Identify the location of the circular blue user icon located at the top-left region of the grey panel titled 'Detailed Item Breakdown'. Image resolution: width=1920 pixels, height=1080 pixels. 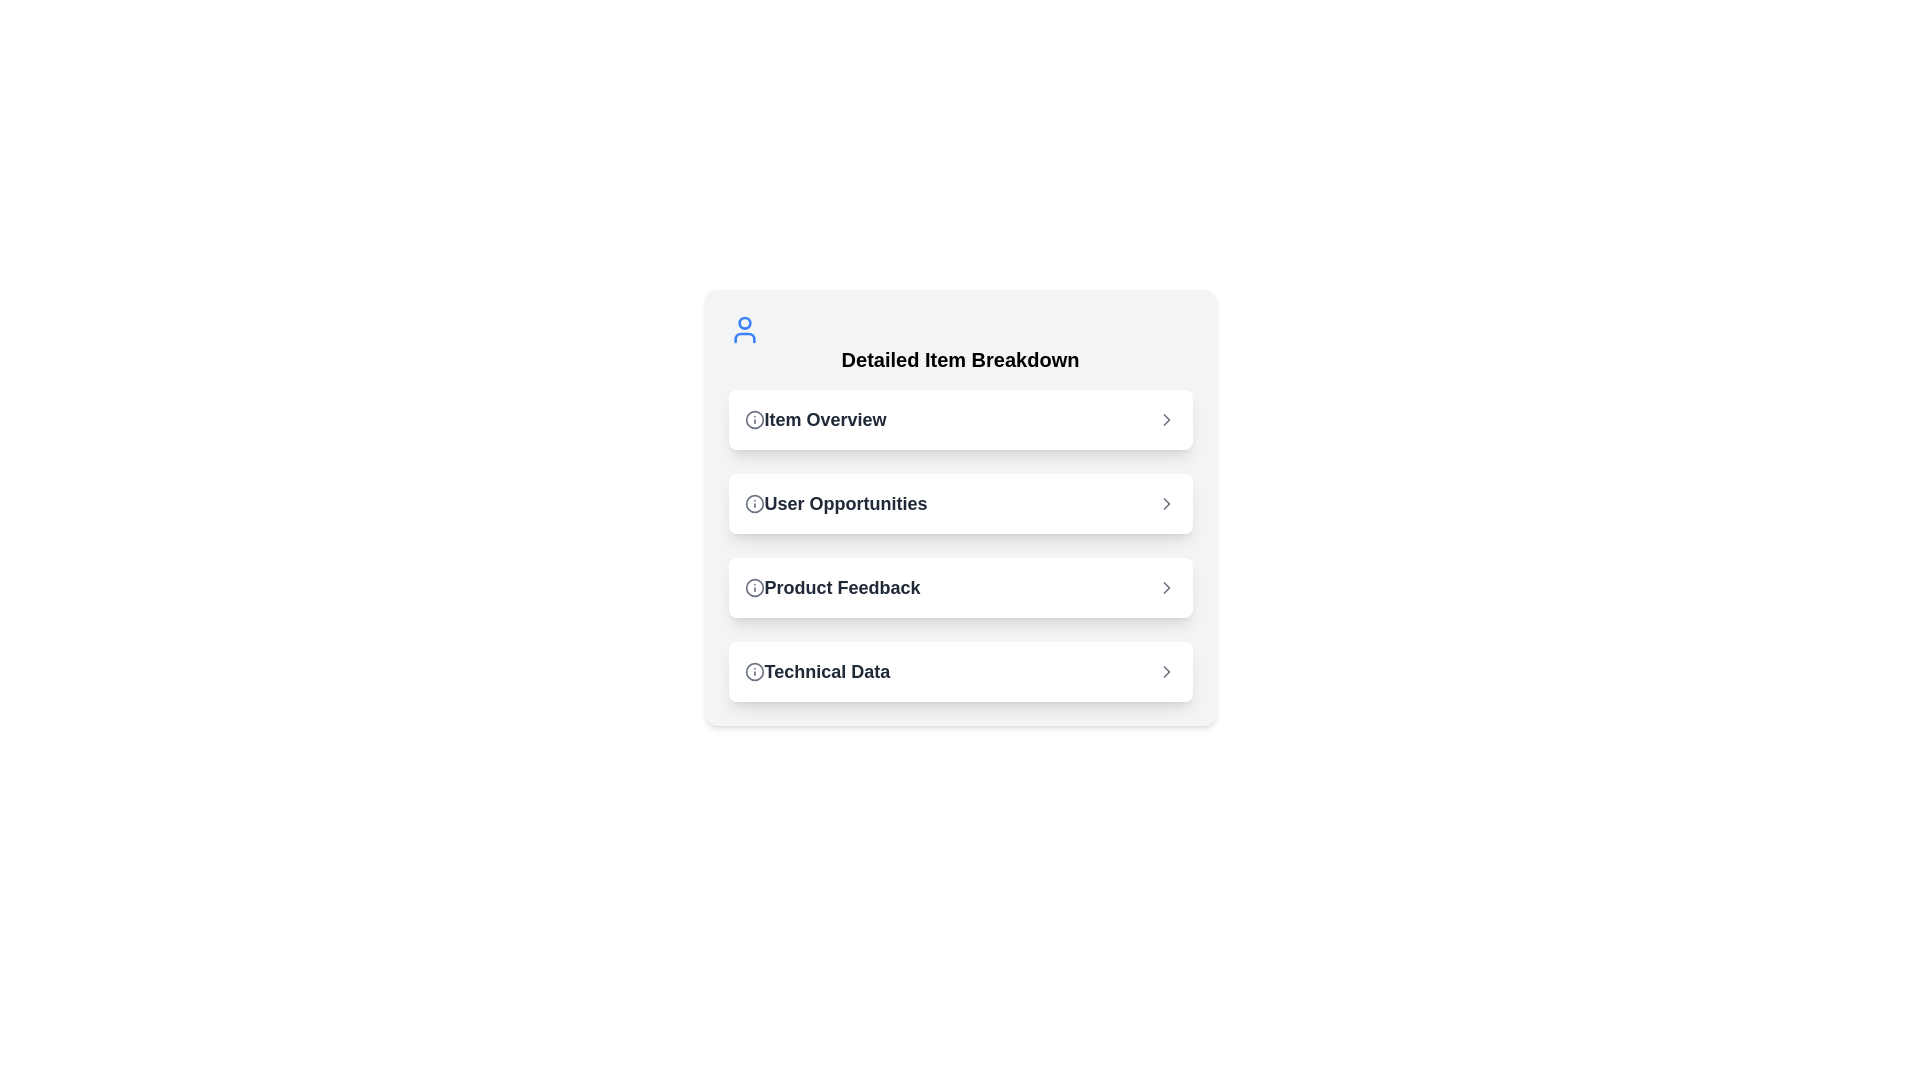
(743, 329).